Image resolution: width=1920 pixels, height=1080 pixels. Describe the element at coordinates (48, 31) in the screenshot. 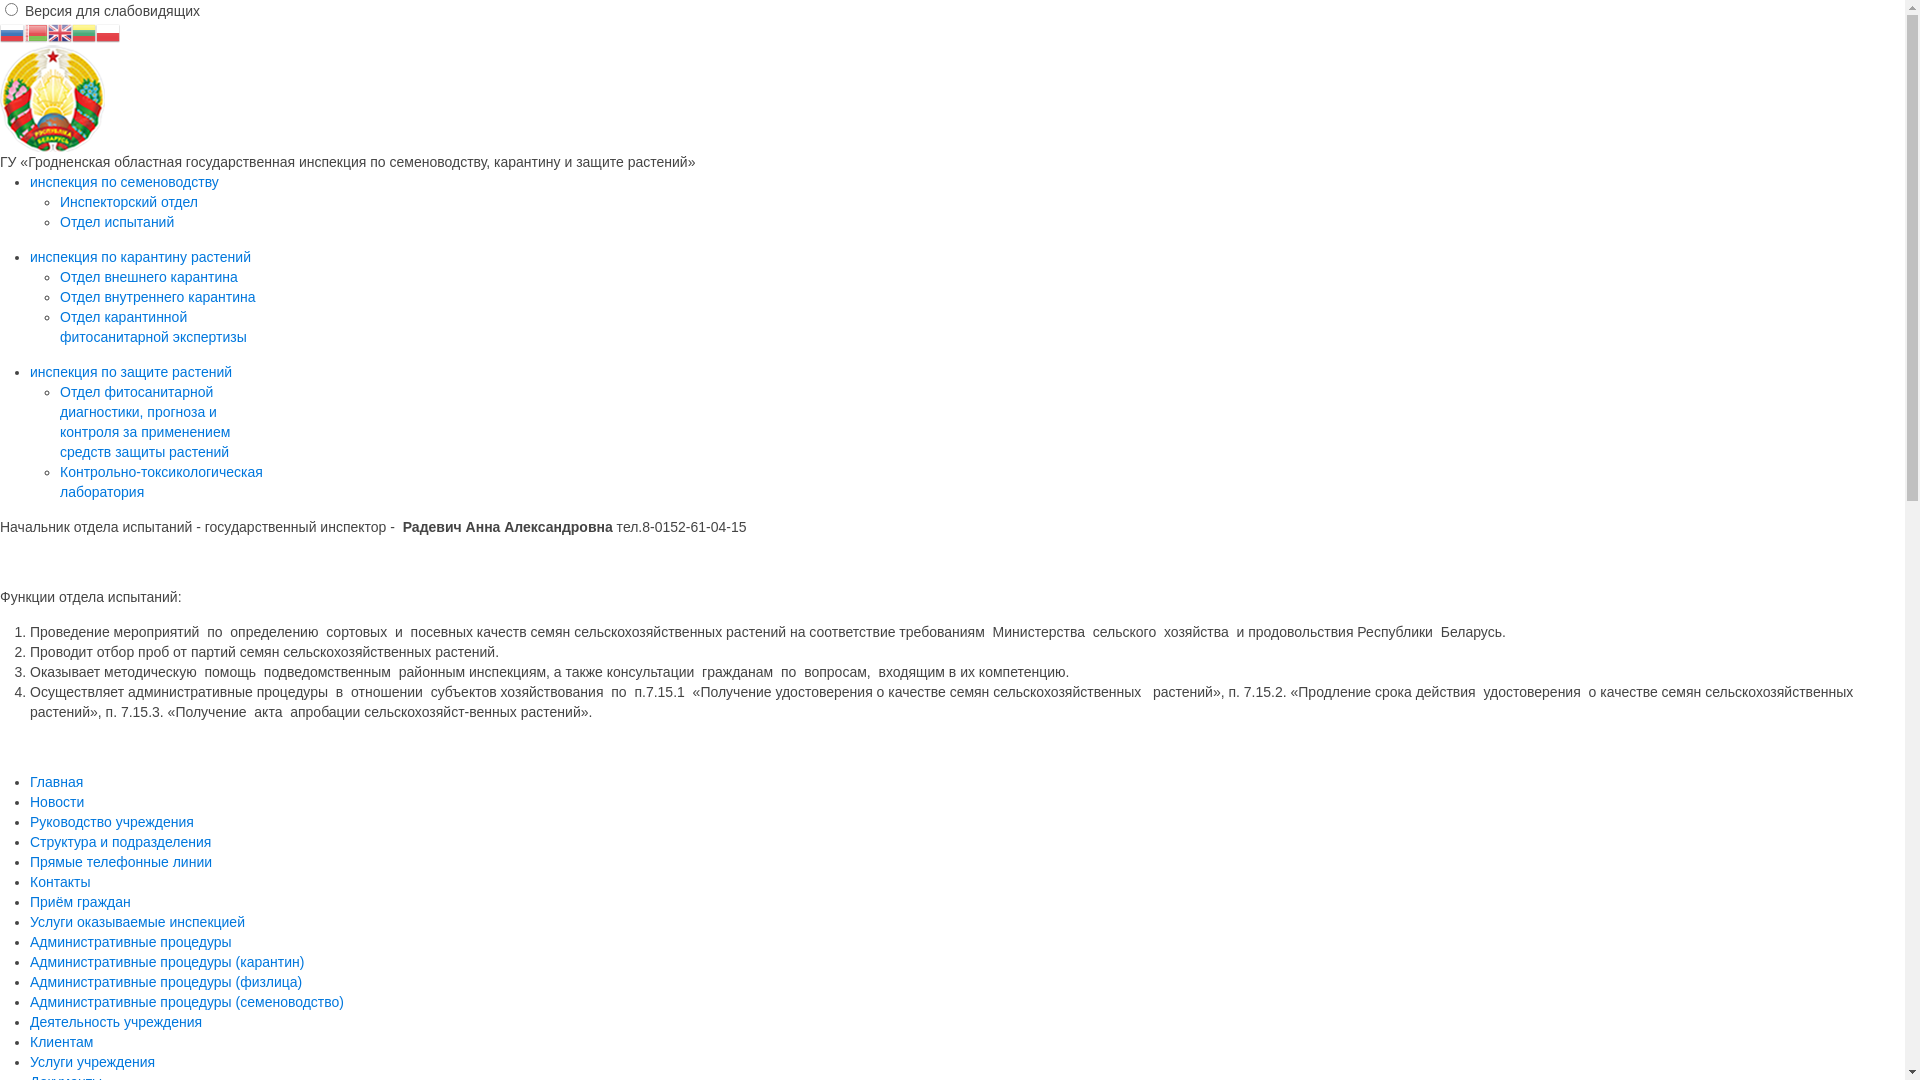

I see `'English'` at that location.